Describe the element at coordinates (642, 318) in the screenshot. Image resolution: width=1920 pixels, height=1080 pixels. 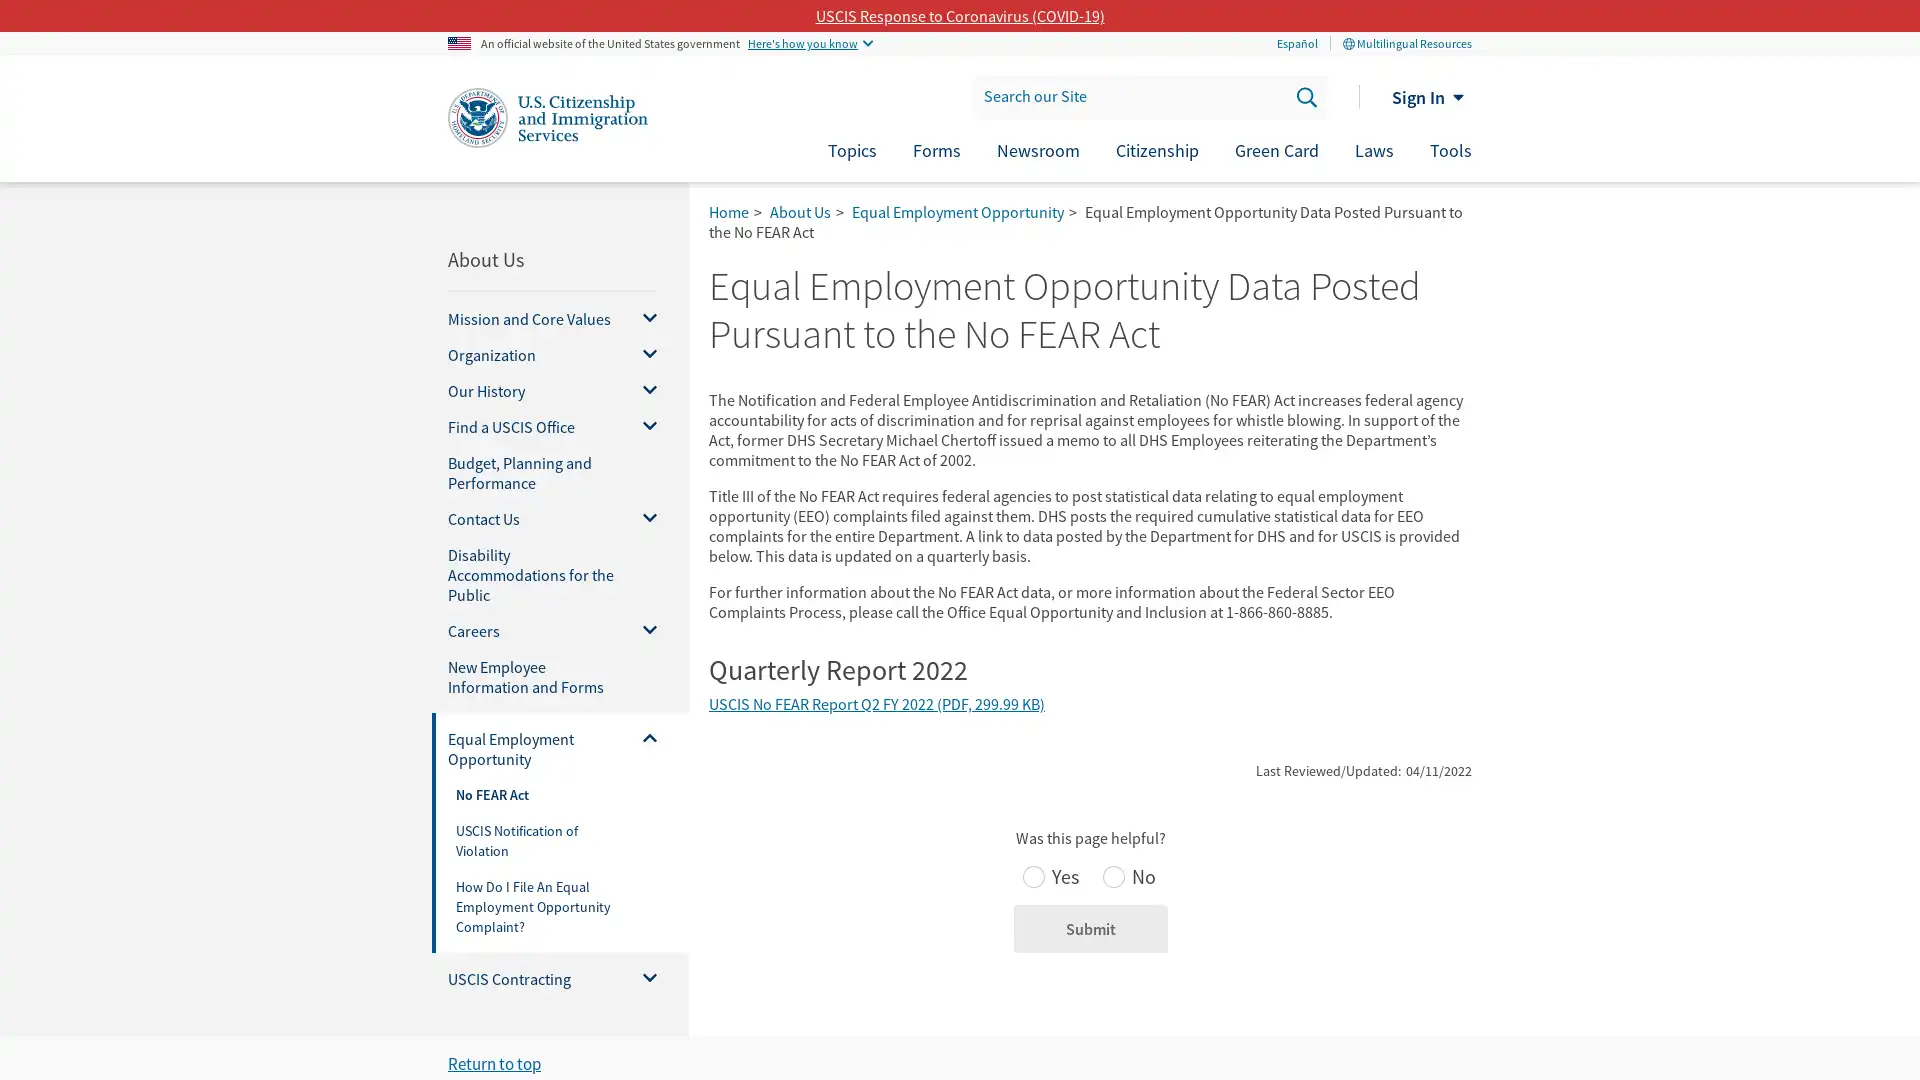
I see `Toggle menu for Mission and Core Values` at that location.